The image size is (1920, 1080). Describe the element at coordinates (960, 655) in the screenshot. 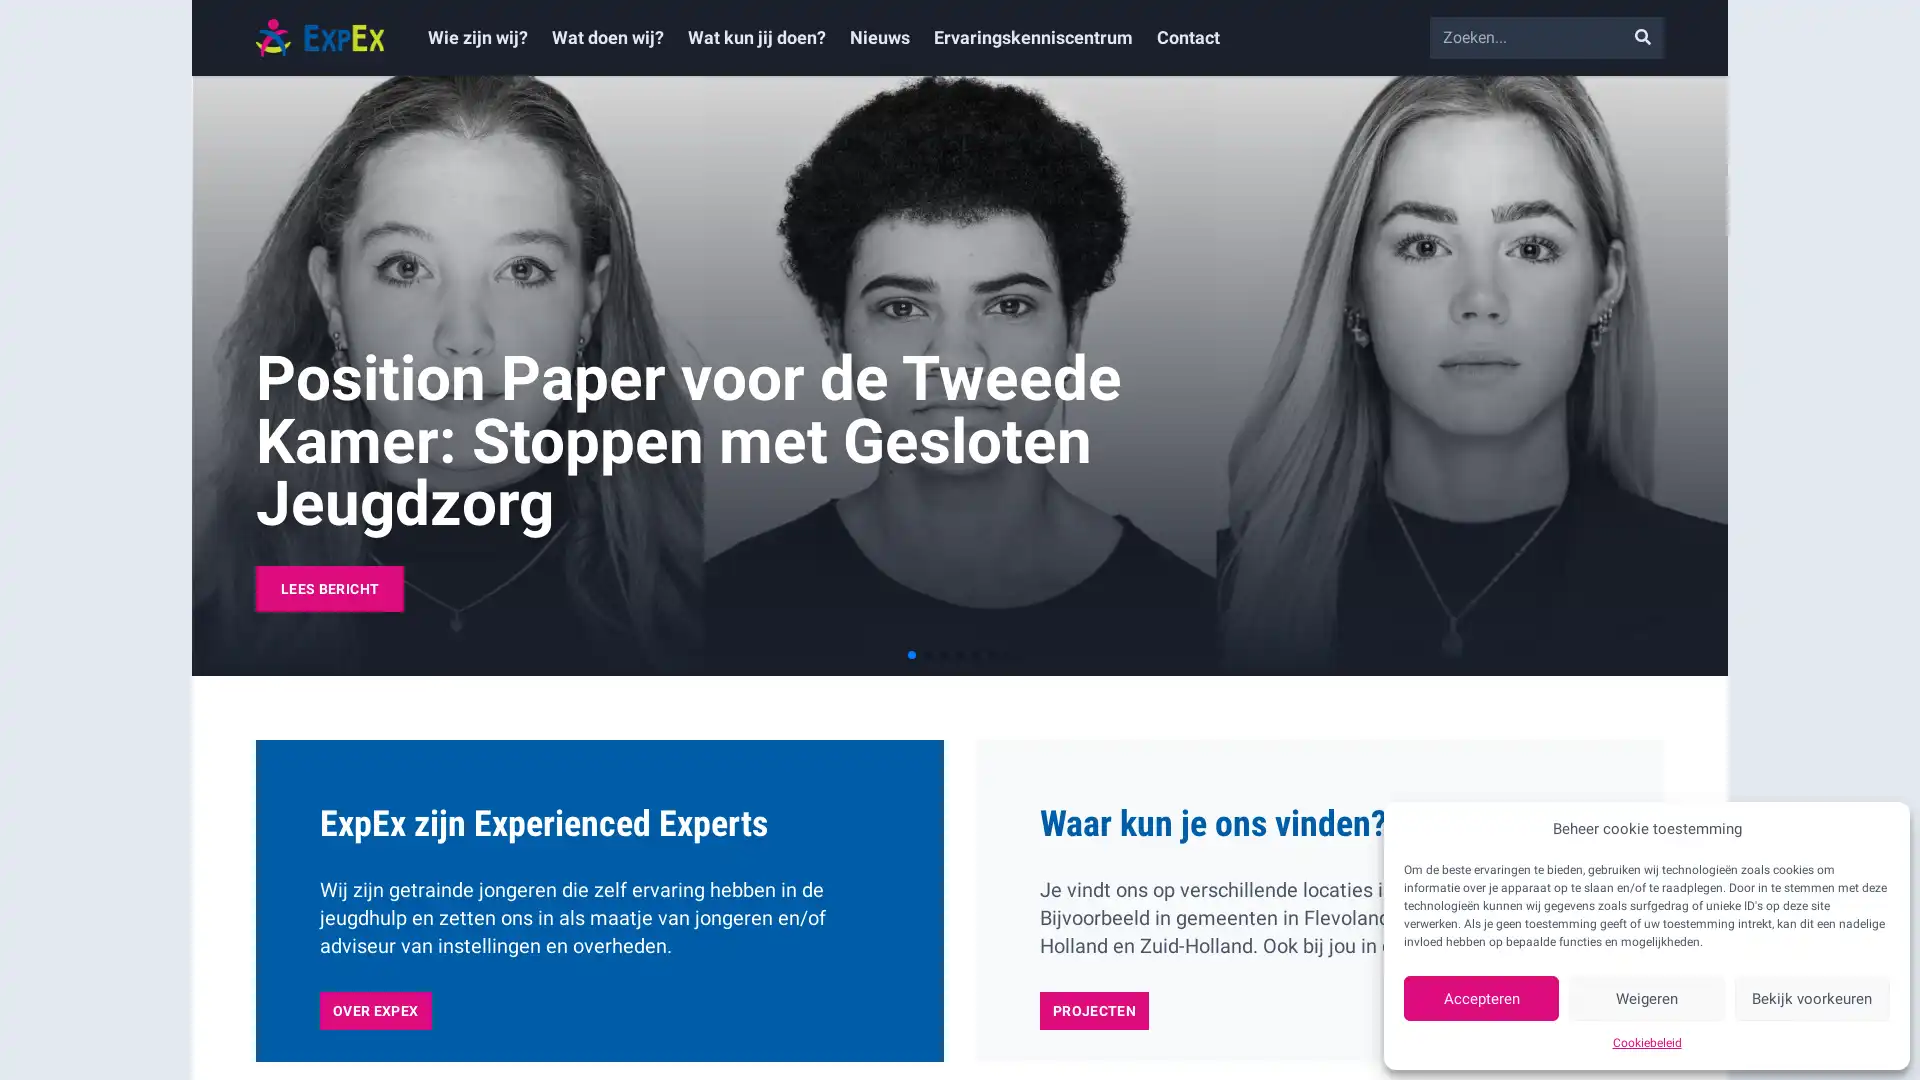

I see `Go to slide 4` at that location.